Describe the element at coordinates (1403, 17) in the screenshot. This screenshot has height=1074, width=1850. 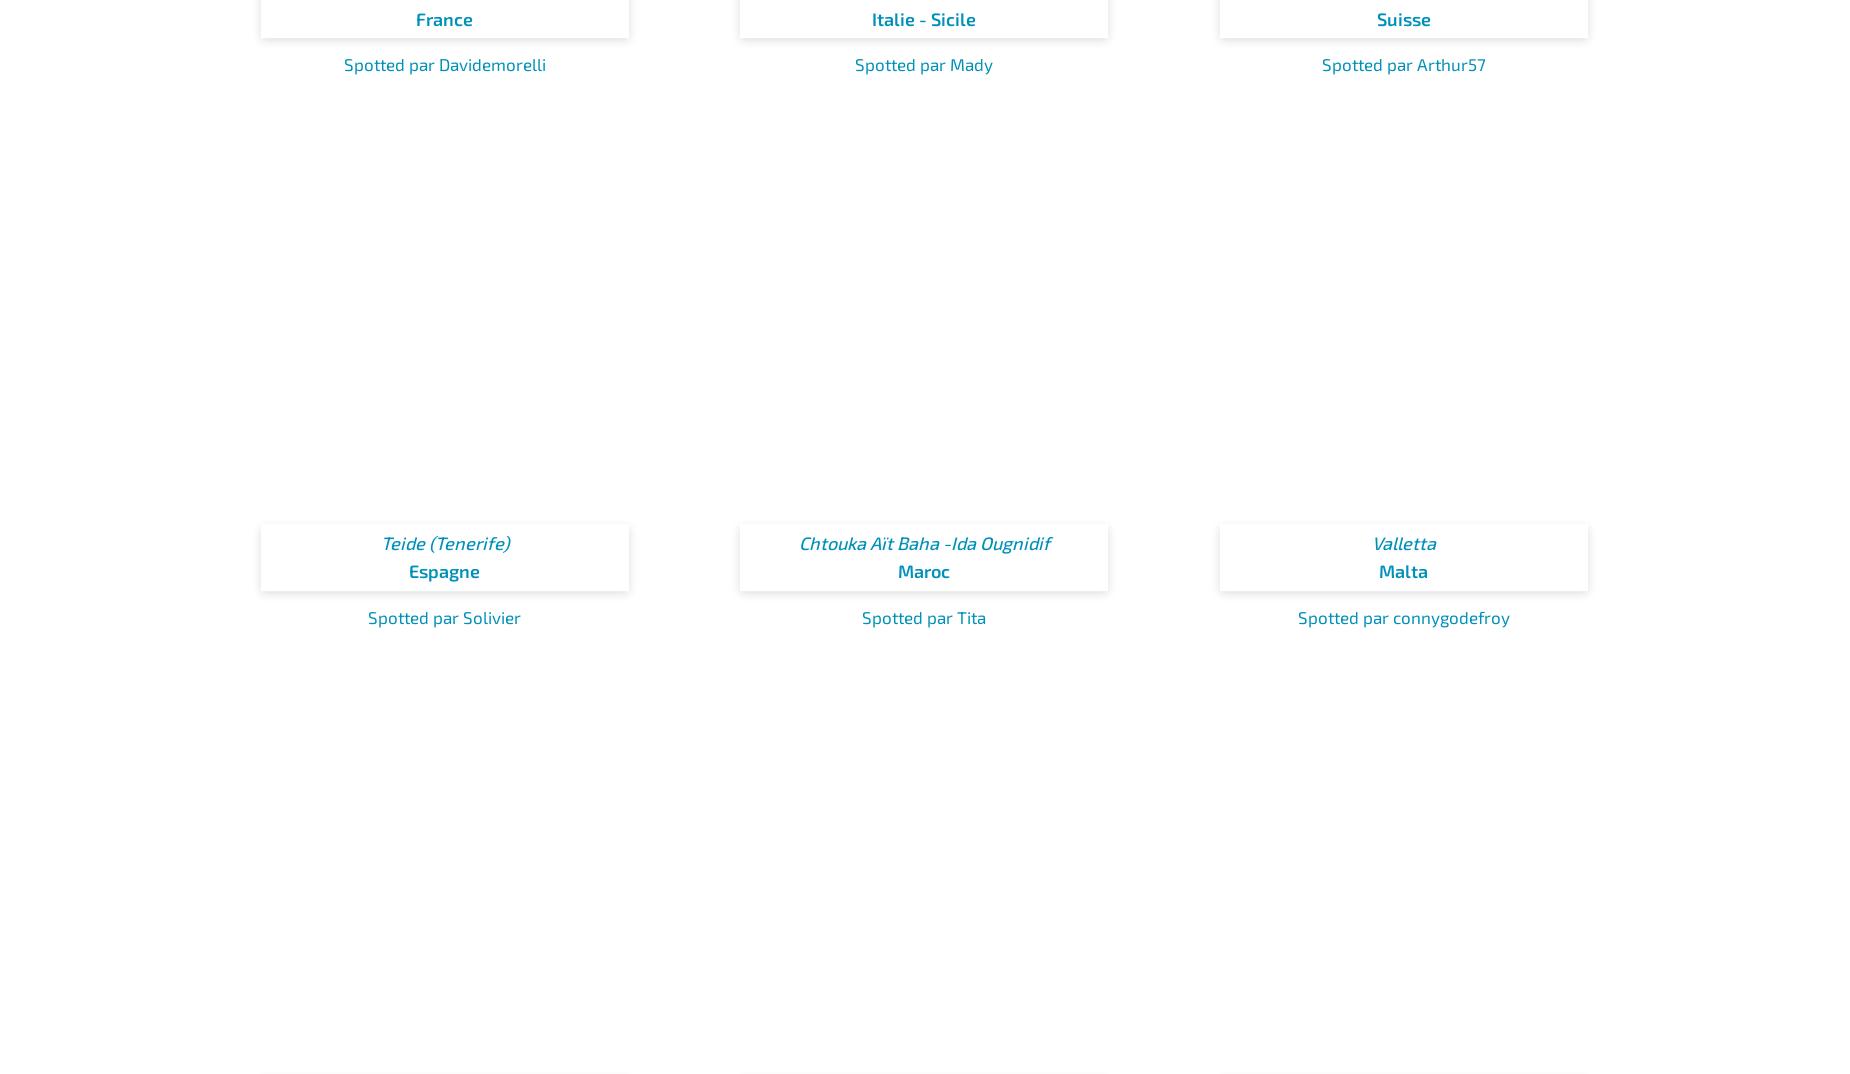
I see `'Suisse'` at that location.